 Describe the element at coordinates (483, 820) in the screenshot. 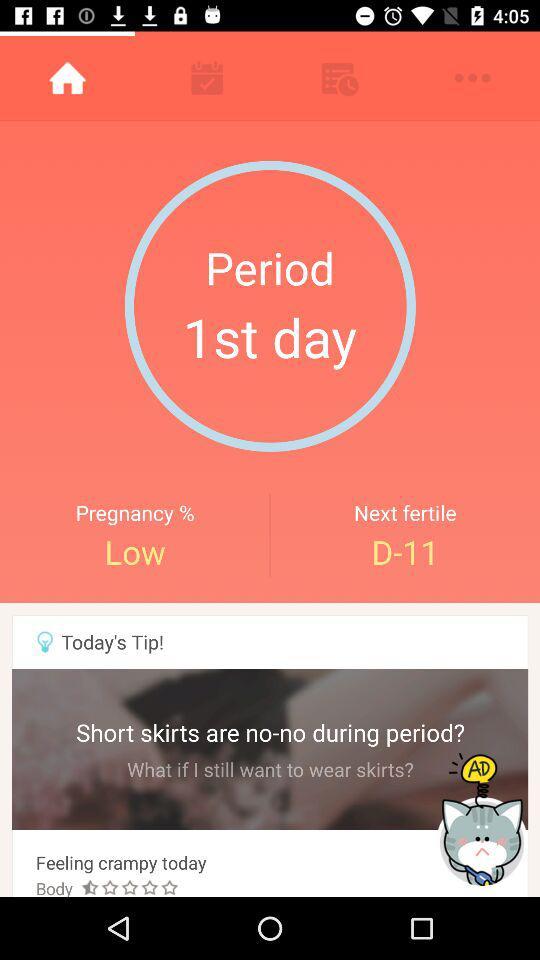

I see `open advertisement` at that location.